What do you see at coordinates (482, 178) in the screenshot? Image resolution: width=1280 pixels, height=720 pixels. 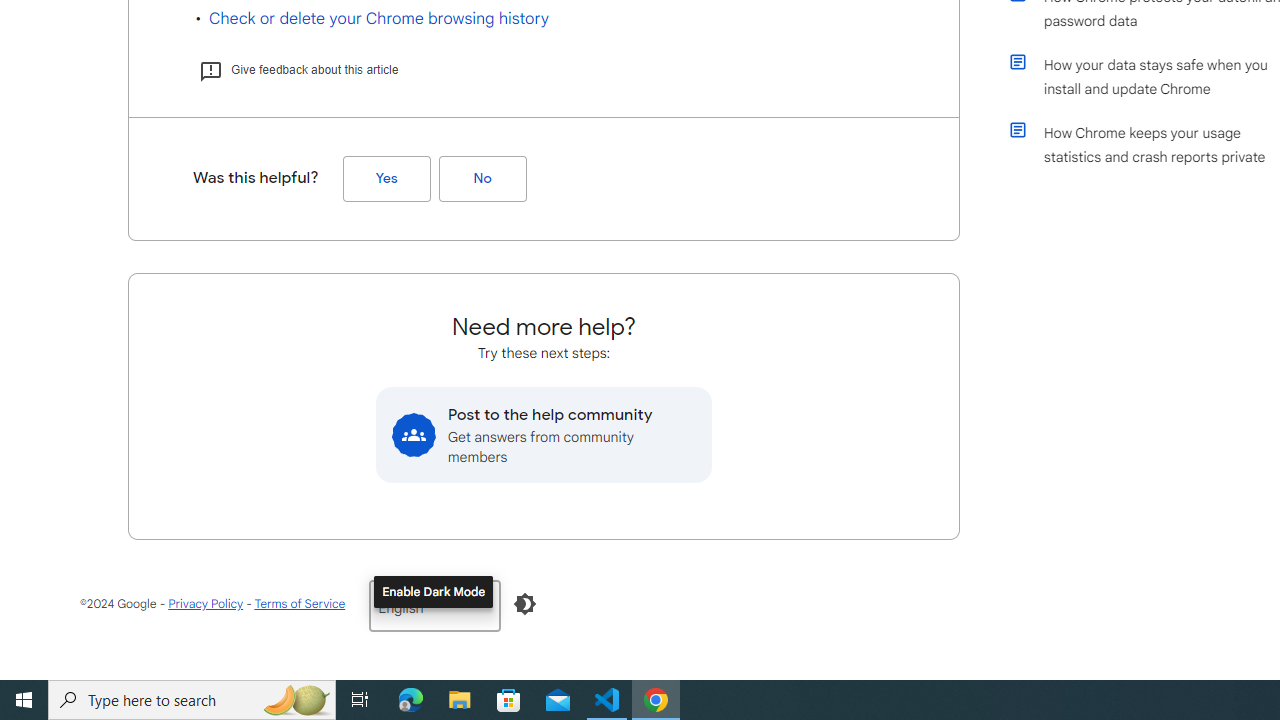 I see `'No (Was this helpful?)'` at bounding box center [482, 178].